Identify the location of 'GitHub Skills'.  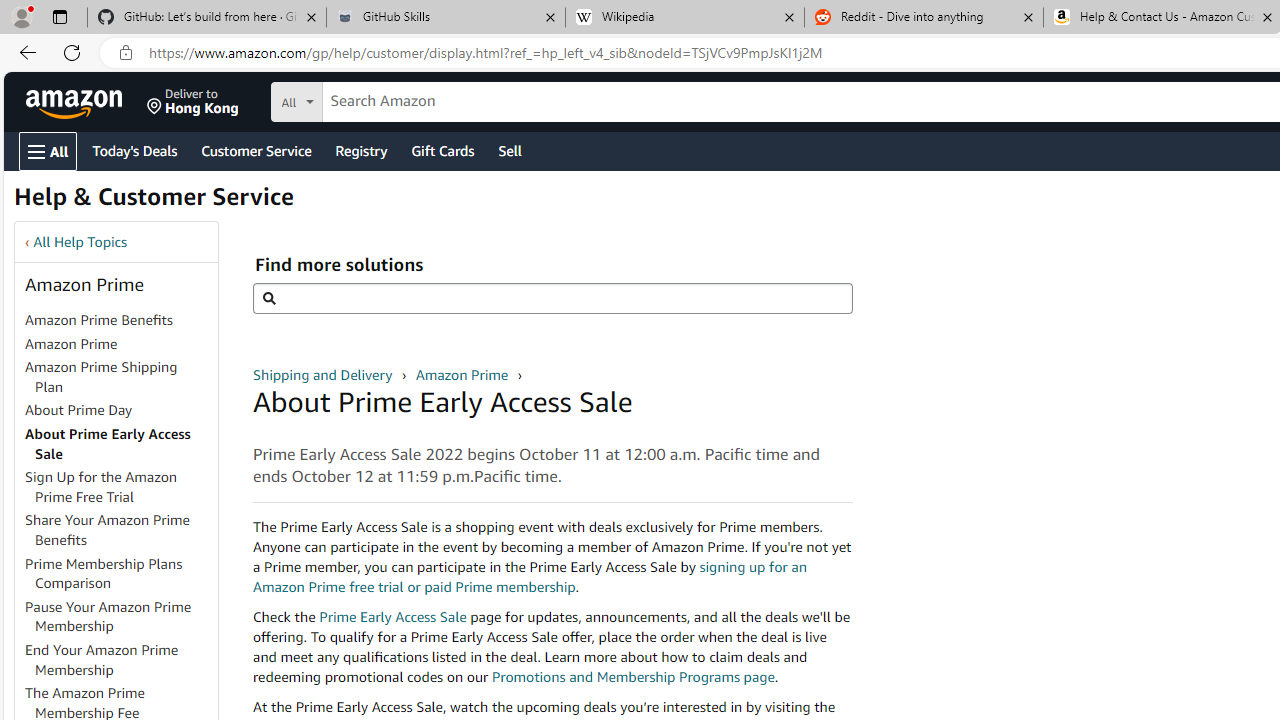
(444, 17).